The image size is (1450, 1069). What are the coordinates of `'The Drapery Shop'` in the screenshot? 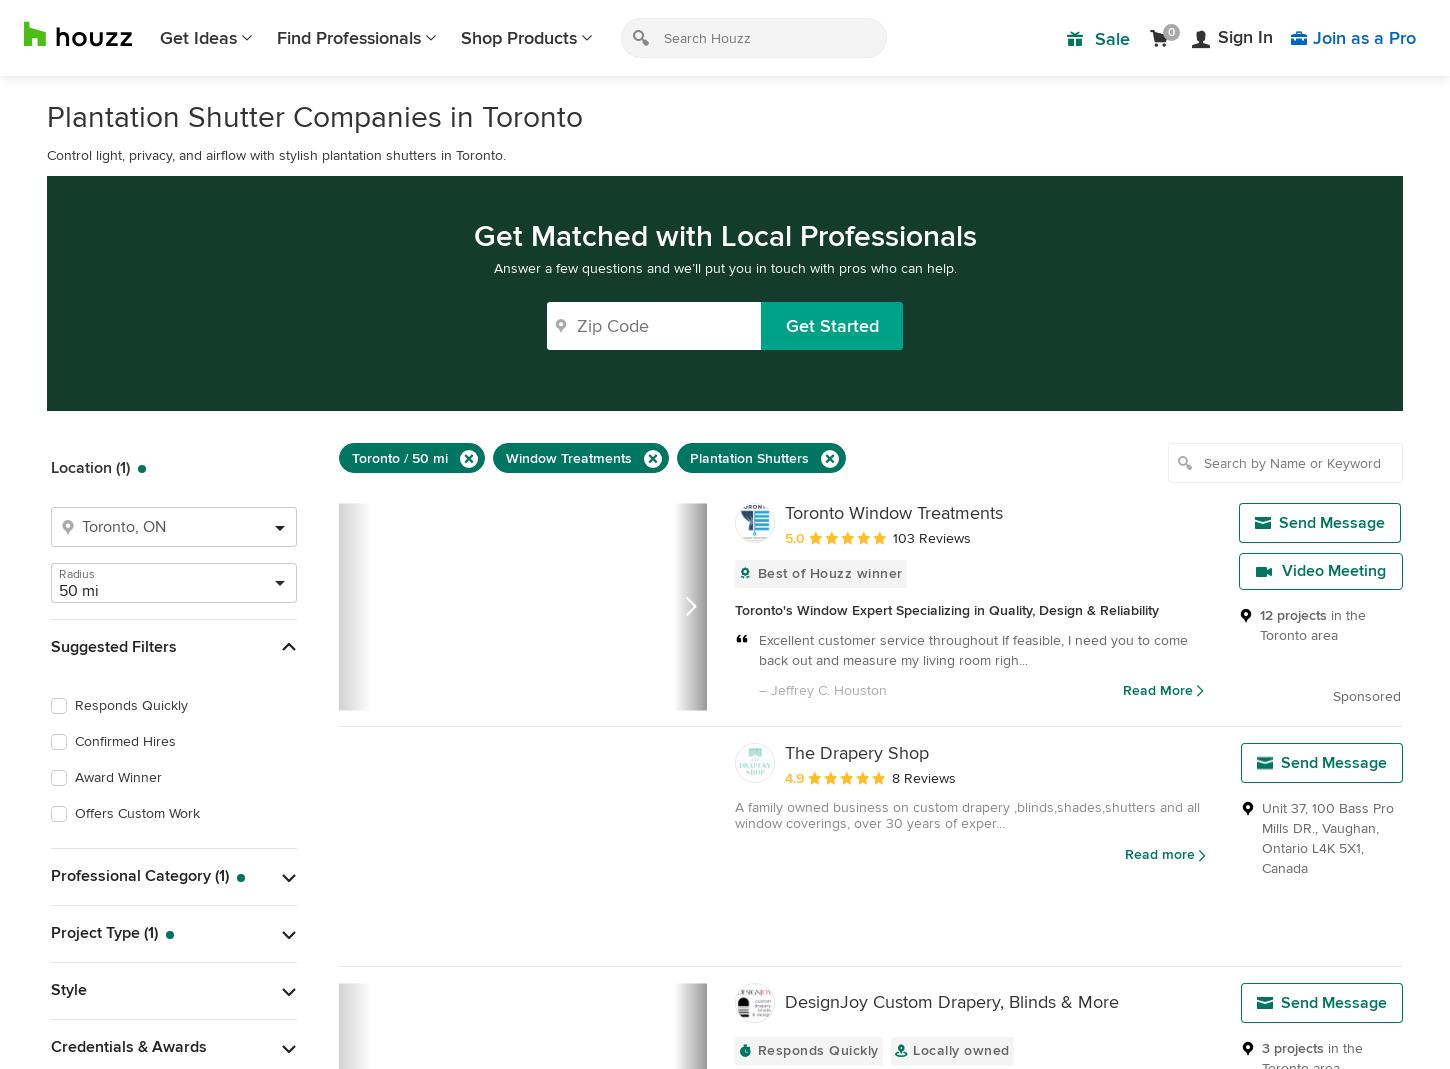 It's located at (855, 753).